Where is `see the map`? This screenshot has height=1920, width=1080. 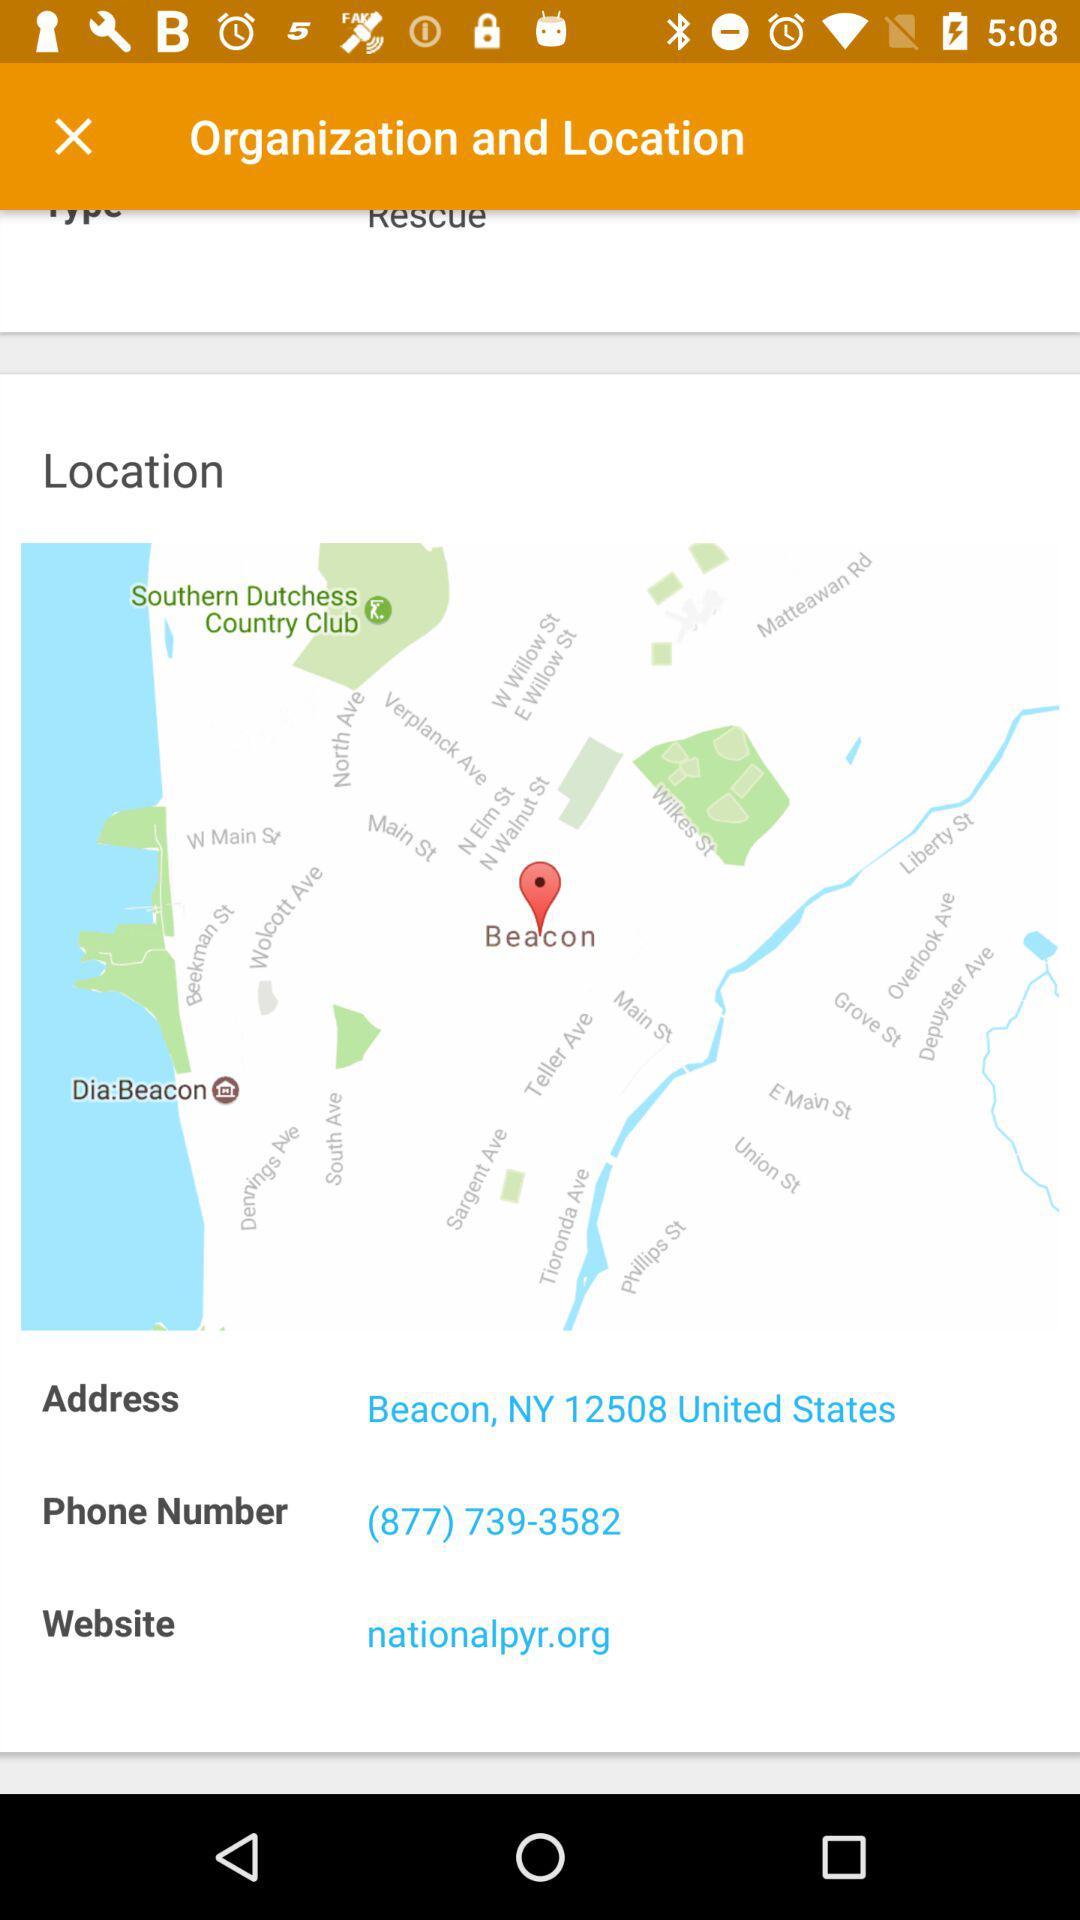 see the map is located at coordinates (540, 935).